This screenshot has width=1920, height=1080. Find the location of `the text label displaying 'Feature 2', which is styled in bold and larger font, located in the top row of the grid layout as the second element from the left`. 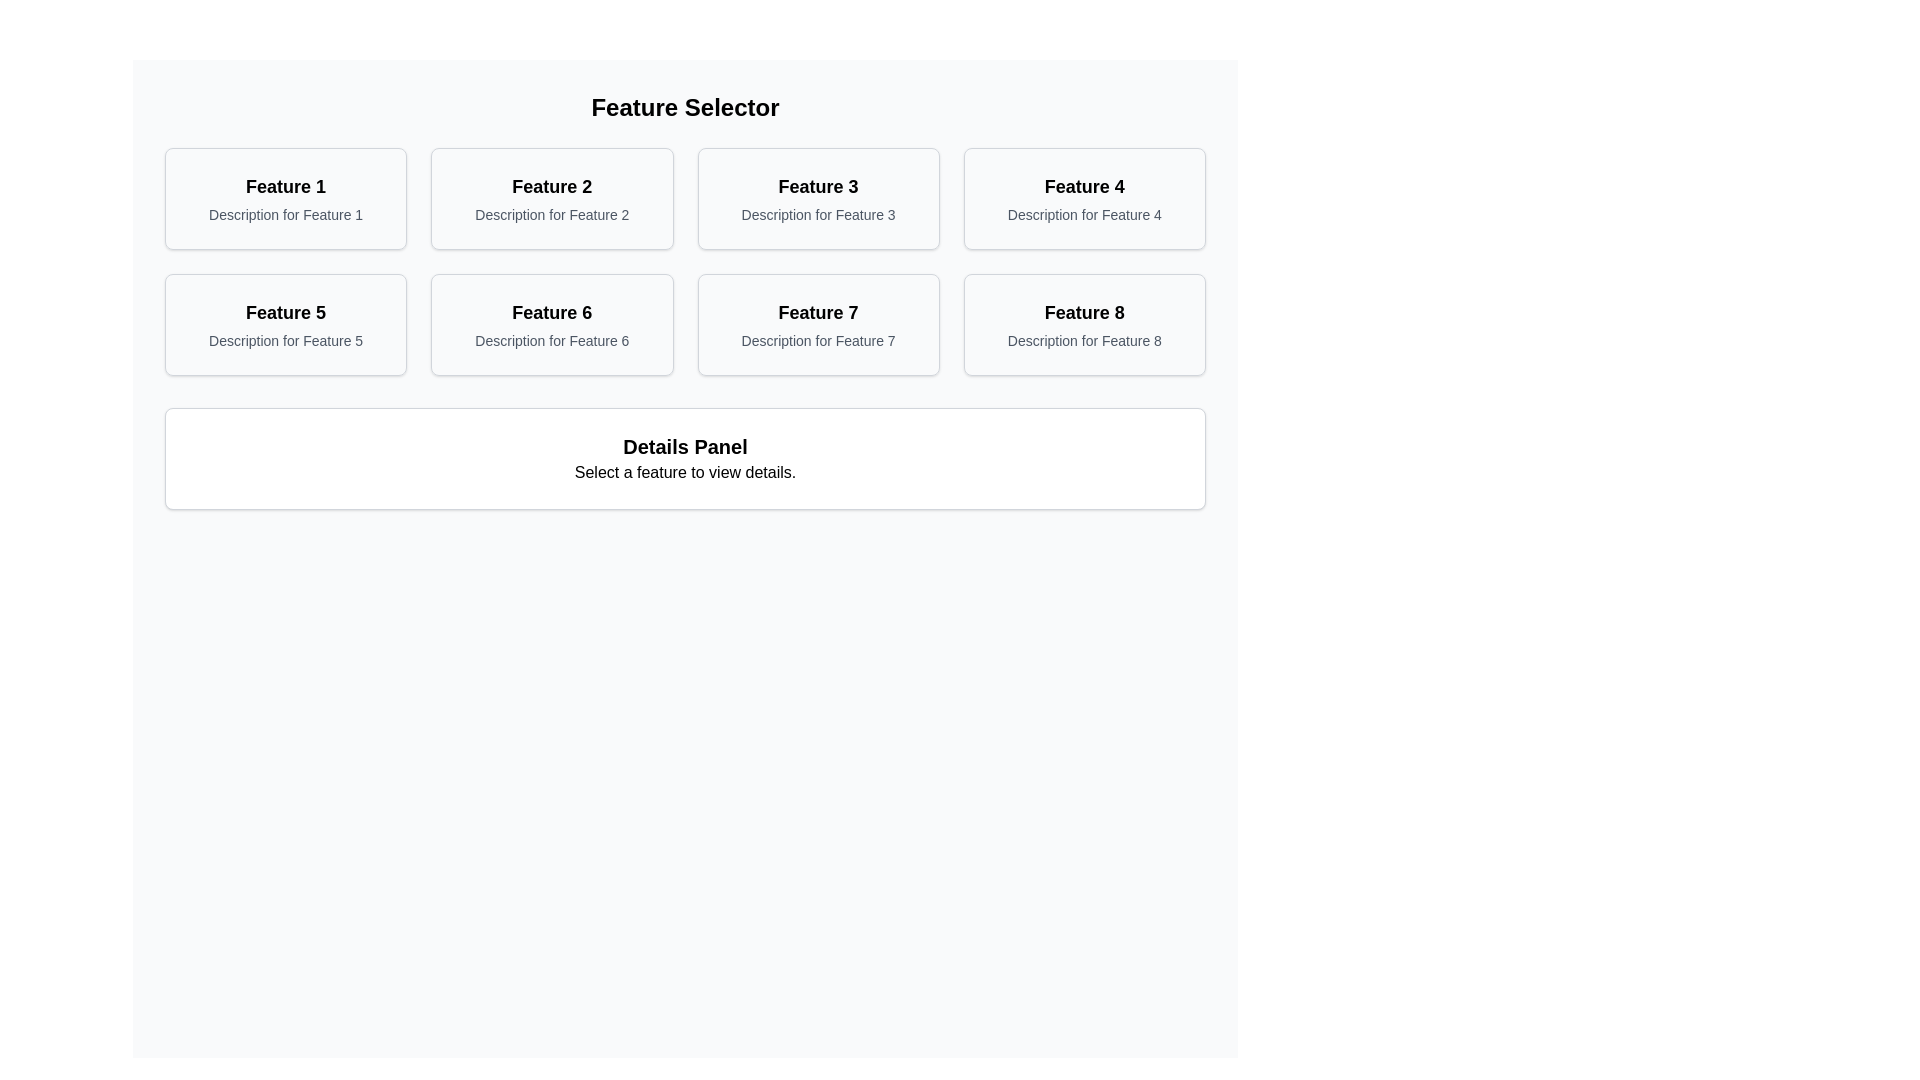

the text label displaying 'Feature 2', which is styled in bold and larger font, located in the top row of the grid layout as the second element from the left is located at coordinates (552, 186).